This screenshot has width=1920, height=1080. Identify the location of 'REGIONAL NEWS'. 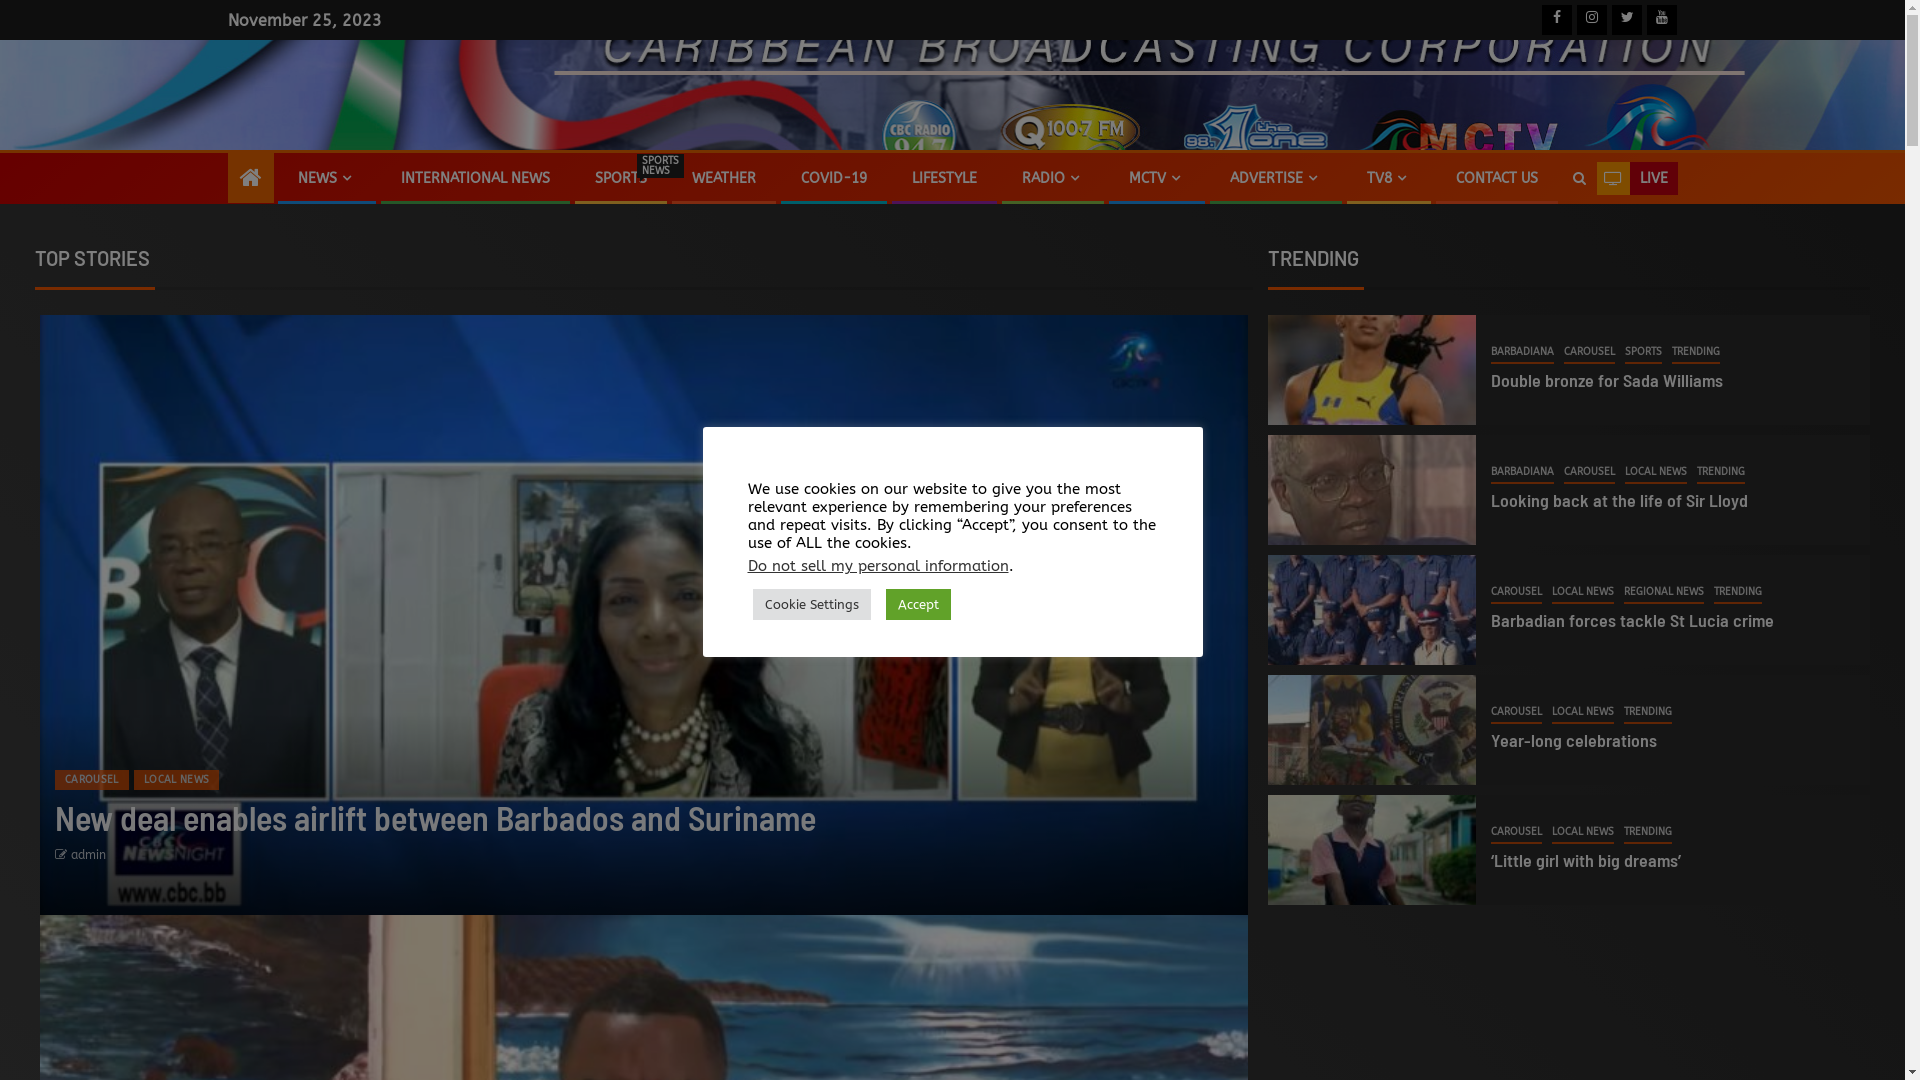
(1664, 592).